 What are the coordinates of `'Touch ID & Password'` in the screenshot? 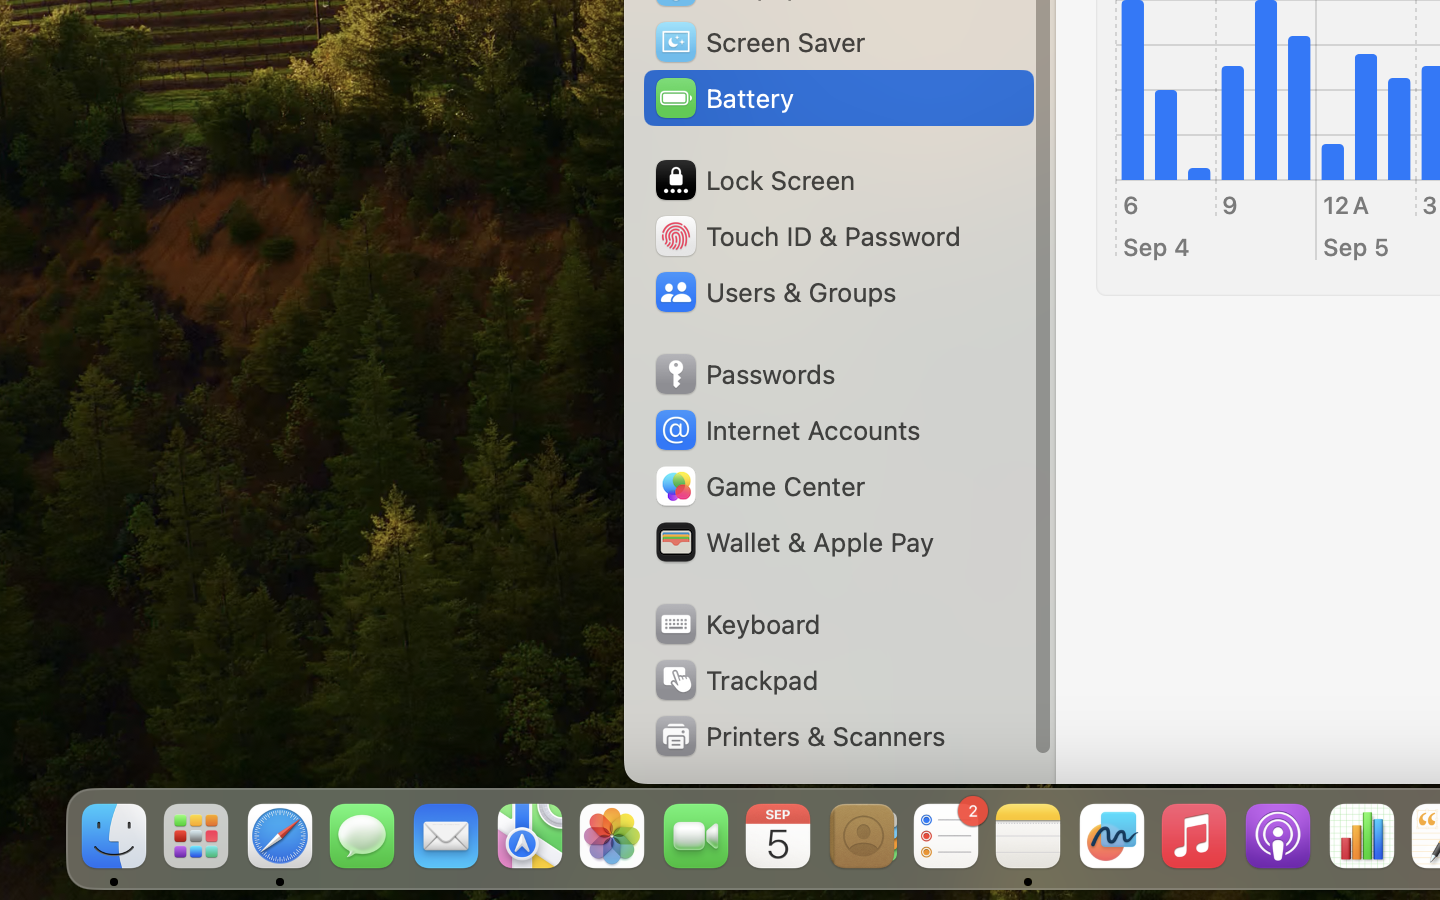 It's located at (806, 234).